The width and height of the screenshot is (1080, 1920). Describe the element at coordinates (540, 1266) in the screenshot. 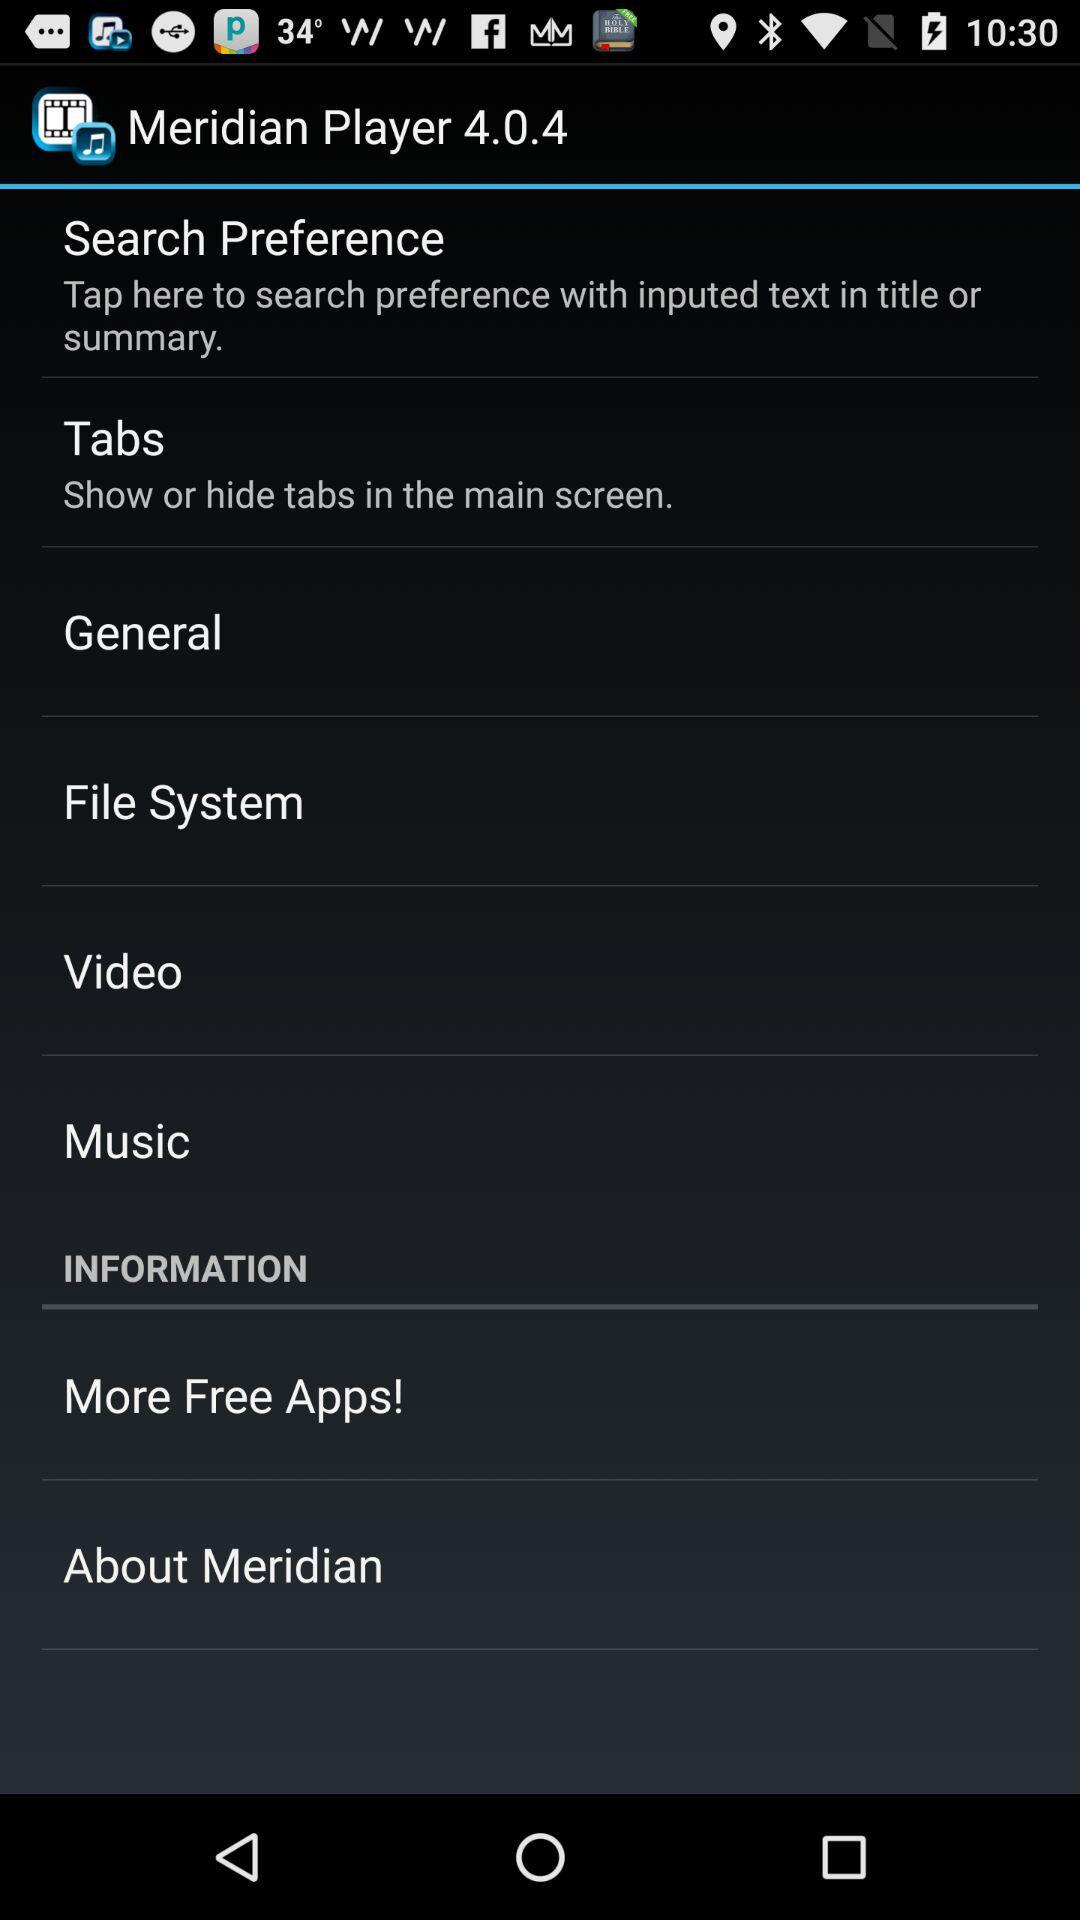

I see `the information item` at that location.